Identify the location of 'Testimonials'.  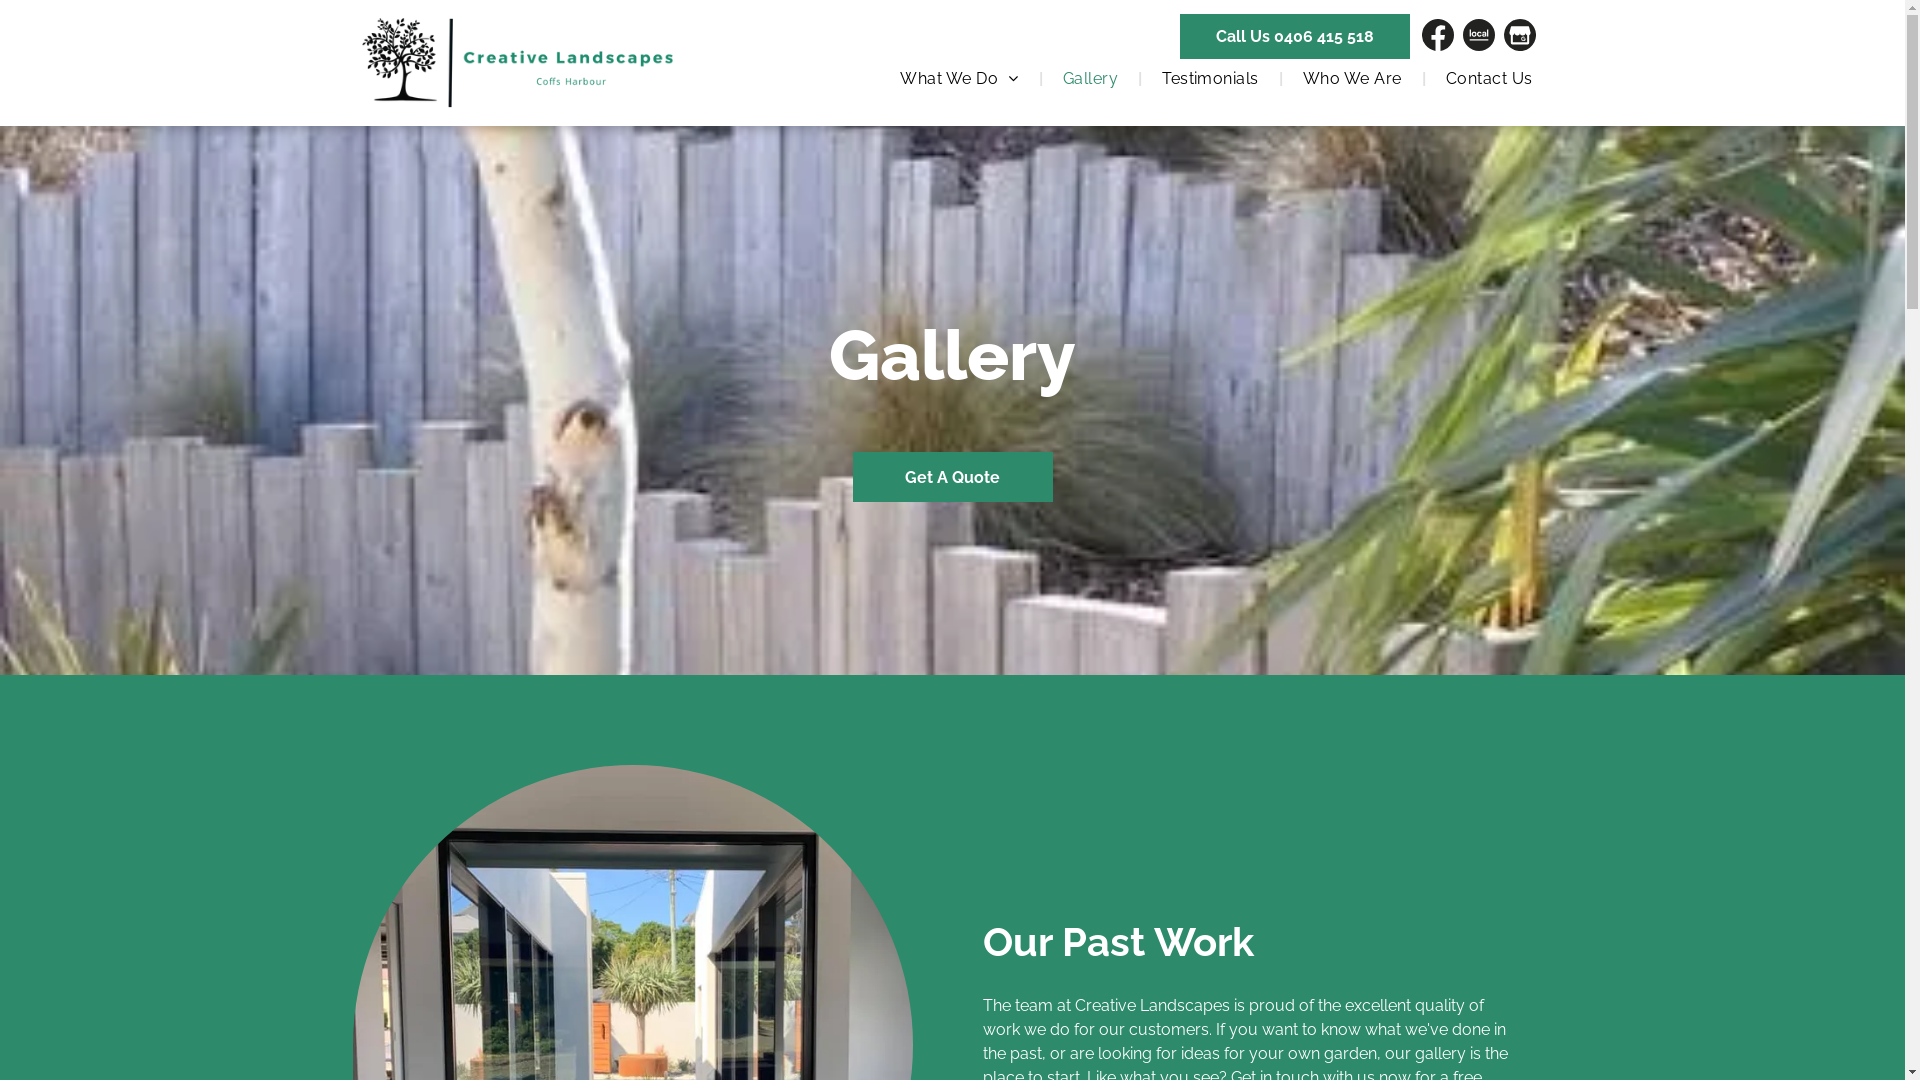
(1209, 77).